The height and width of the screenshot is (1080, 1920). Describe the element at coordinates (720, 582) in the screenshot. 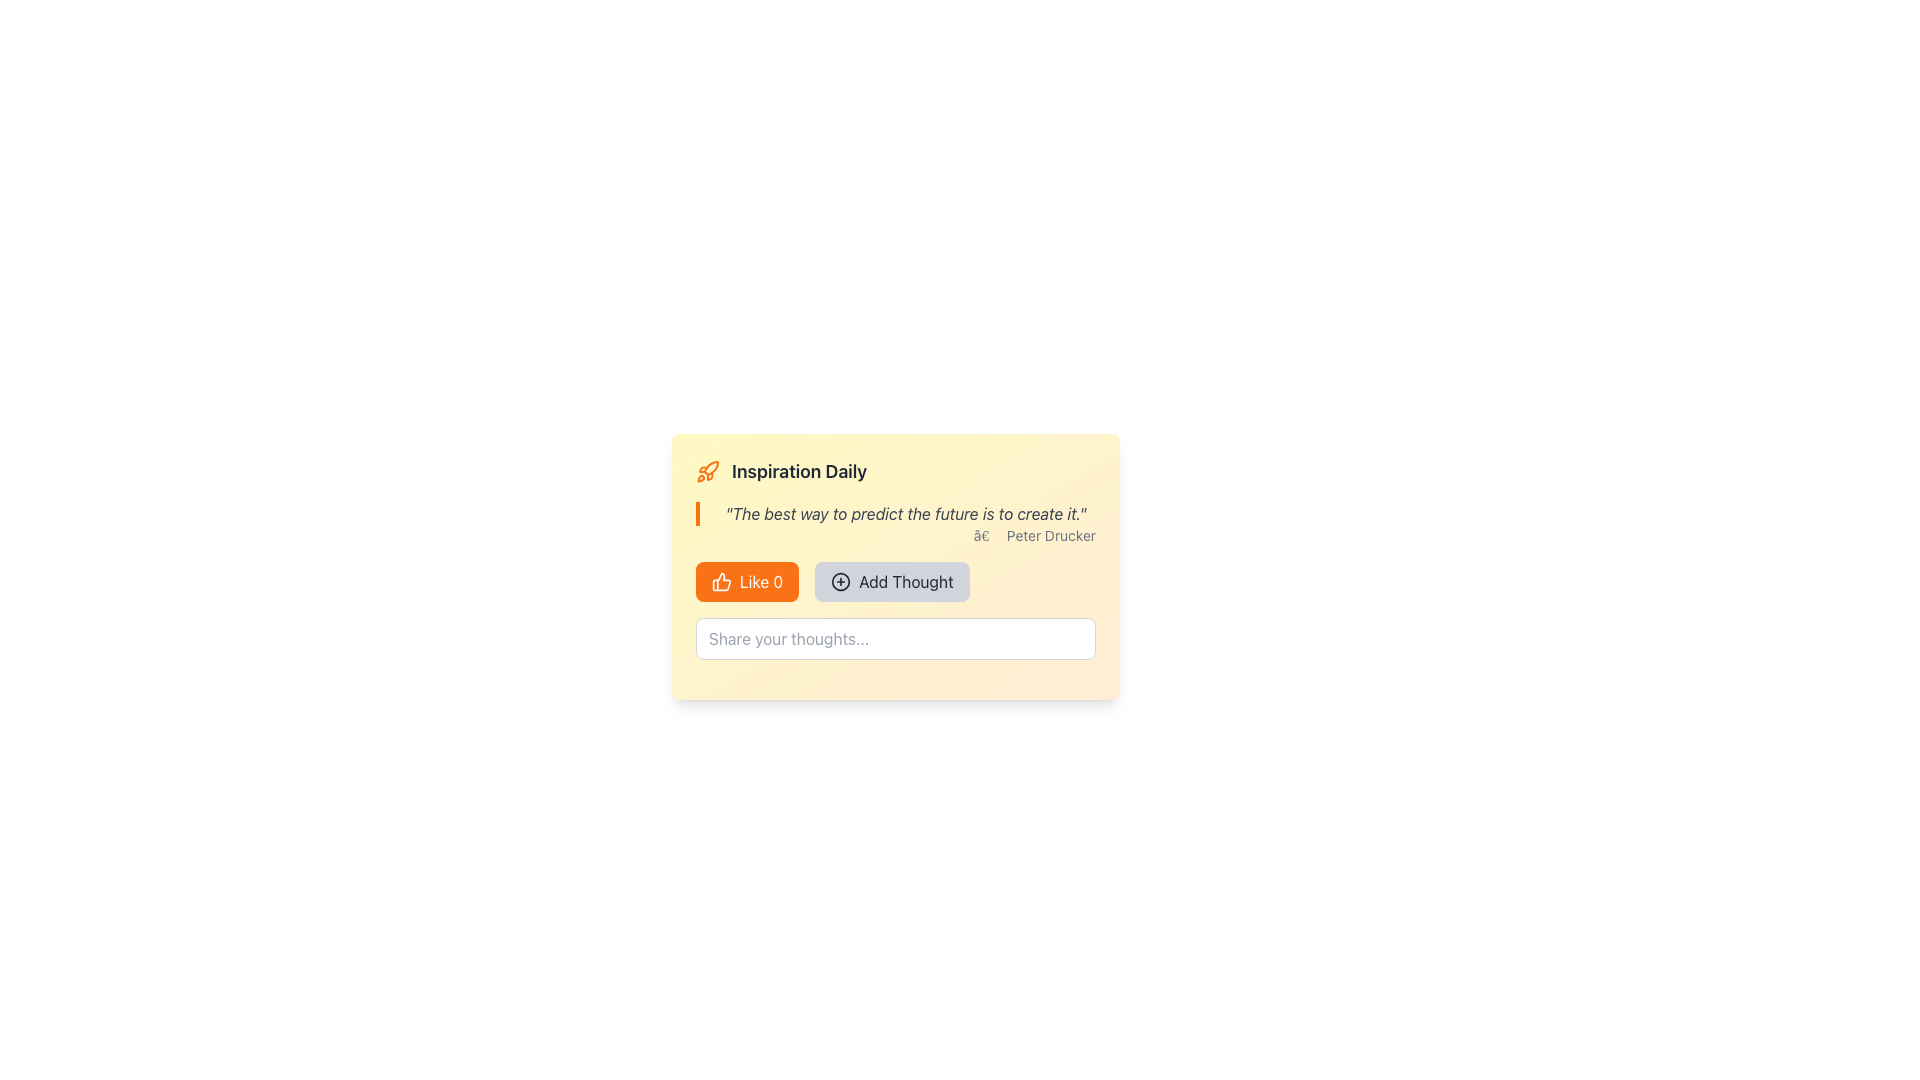

I see `the 'thumbs up' icon within the 'Like' button` at that location.